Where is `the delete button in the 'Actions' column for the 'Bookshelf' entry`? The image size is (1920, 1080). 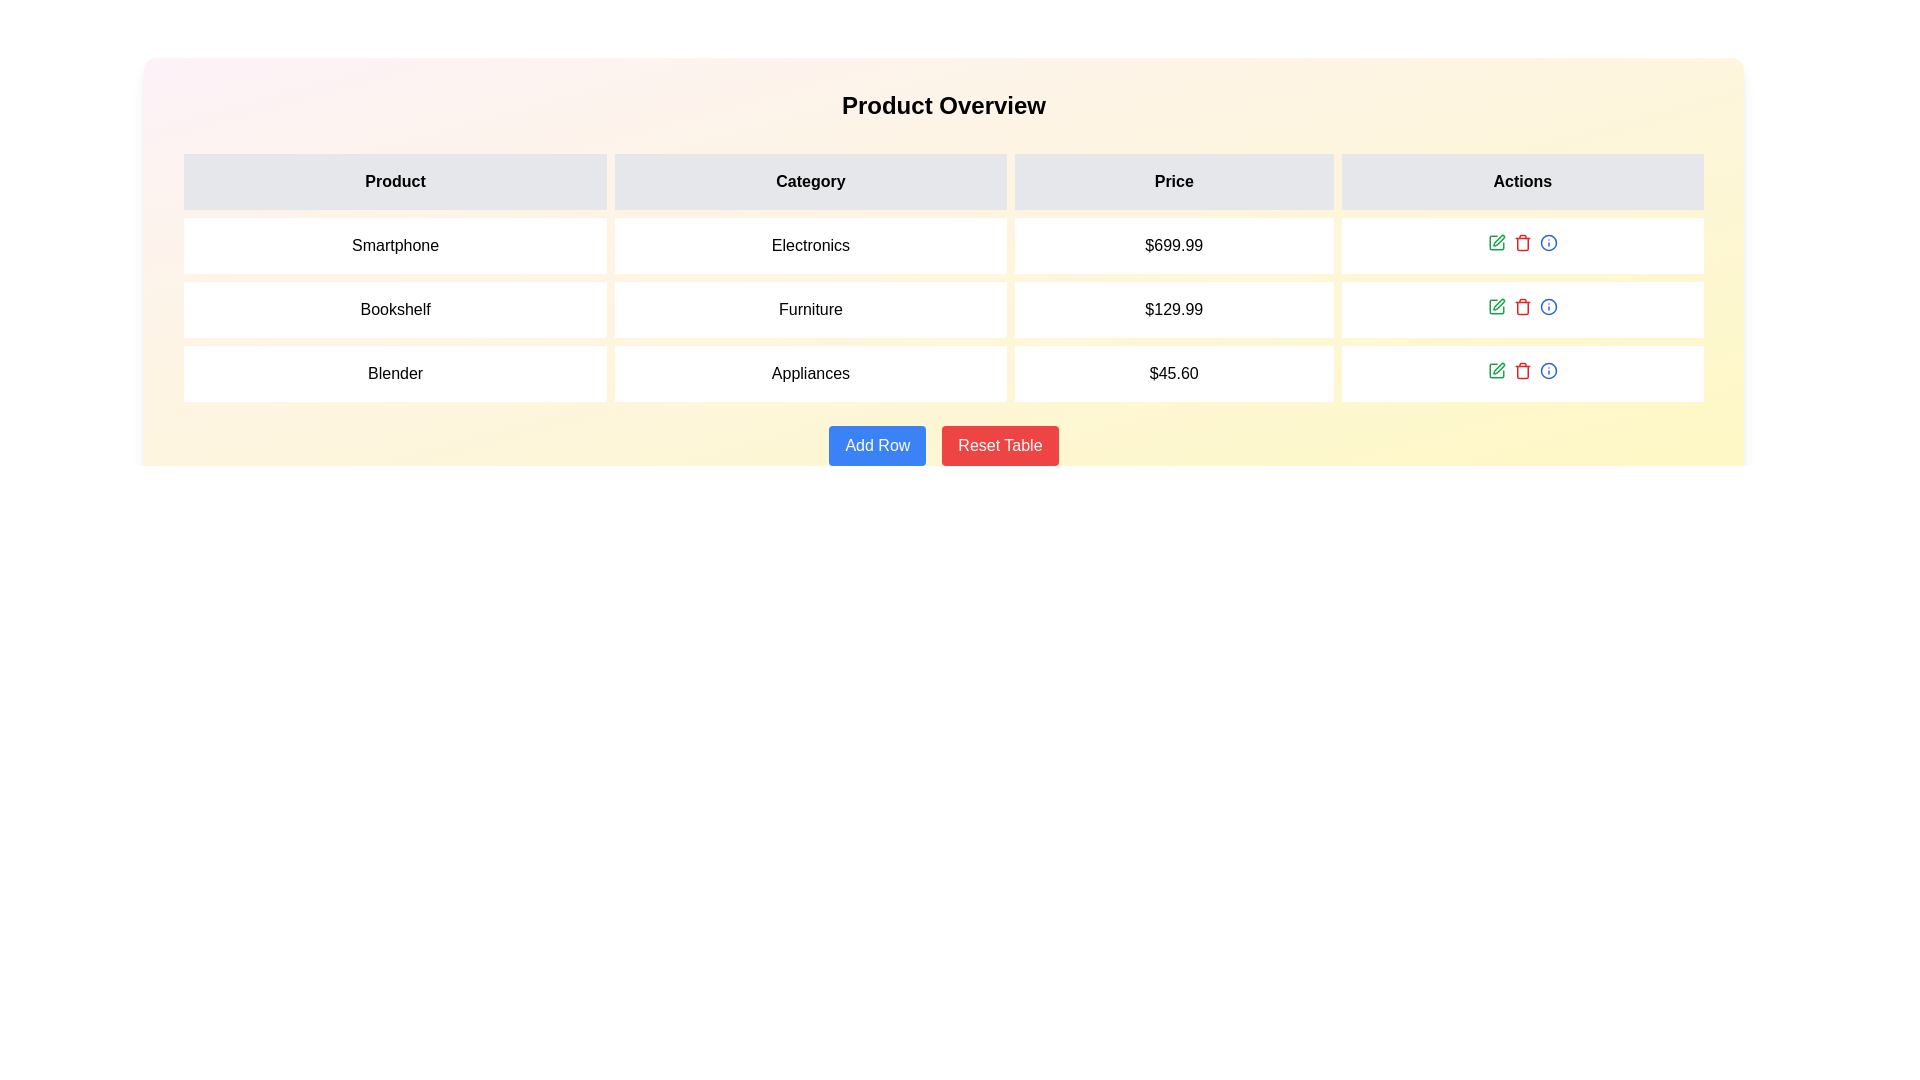
the delete button in the 'Actions' column for the 'Bookshelf' entry is located at coordinates (1521, 242).